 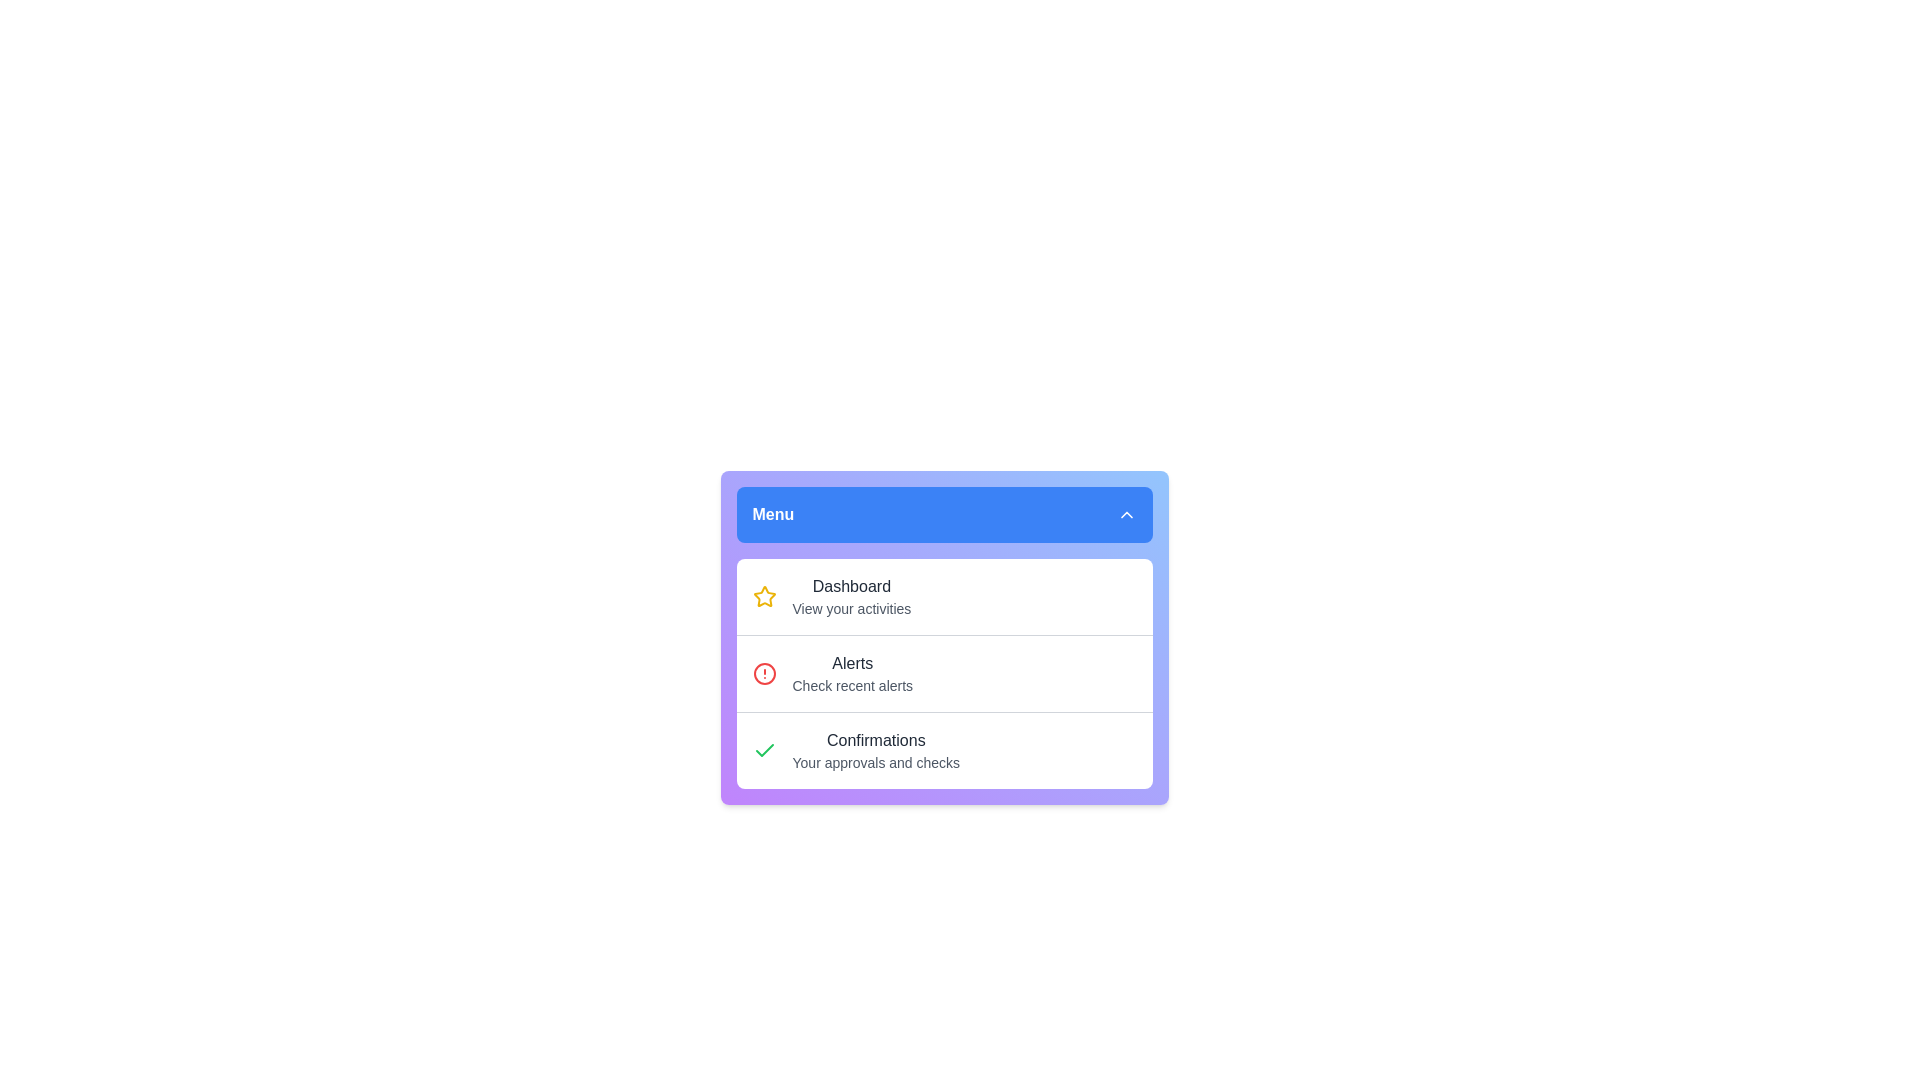 I want to click on the 'Alerts' list item within the menu component, which displays recent alert information, located in the gradient-styled panel between 'Dashboard' and 'Confirmations', so click(x=943, y=637).